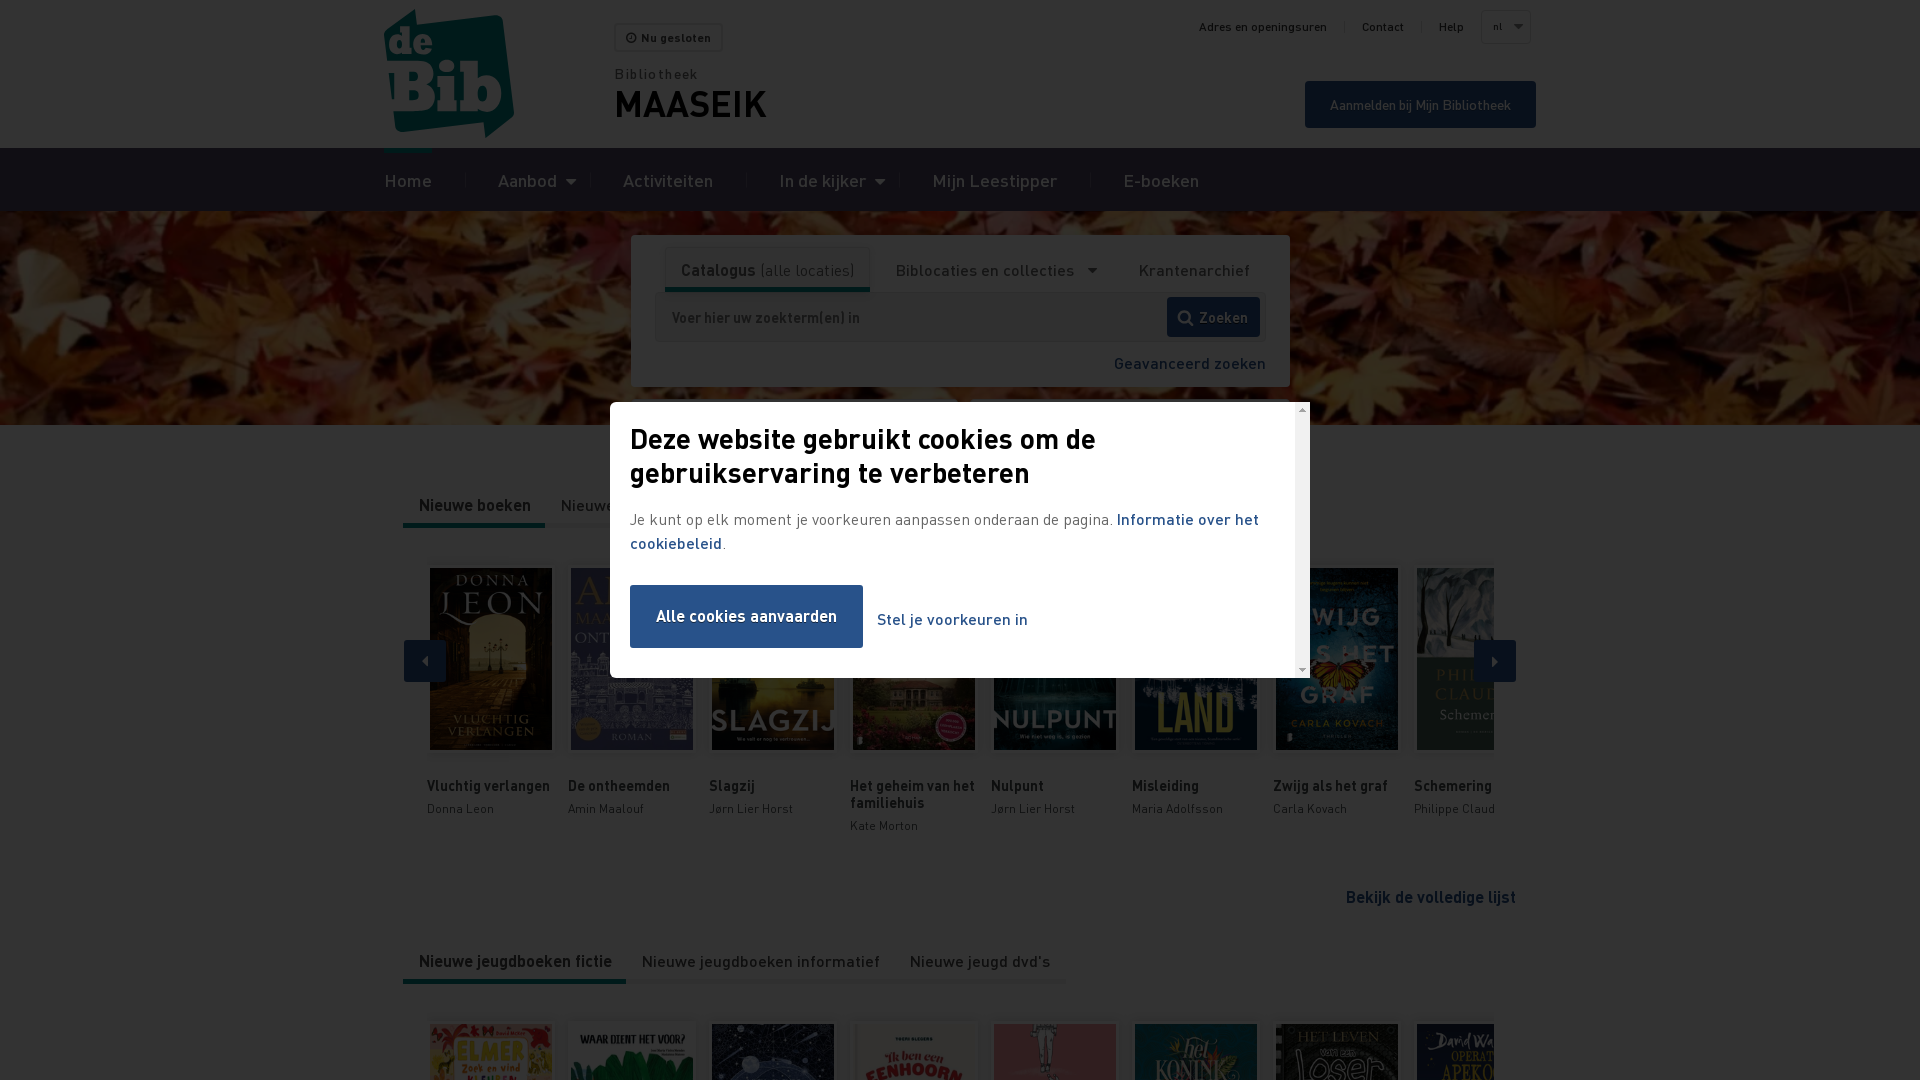 Image resolution: width=1920 pixels, height=1080 pixels. What do you see at coordinates (745, 615) in the screenshot?
I see `'Alle cookies aanvaarden'` at bounding box center [745, 615].